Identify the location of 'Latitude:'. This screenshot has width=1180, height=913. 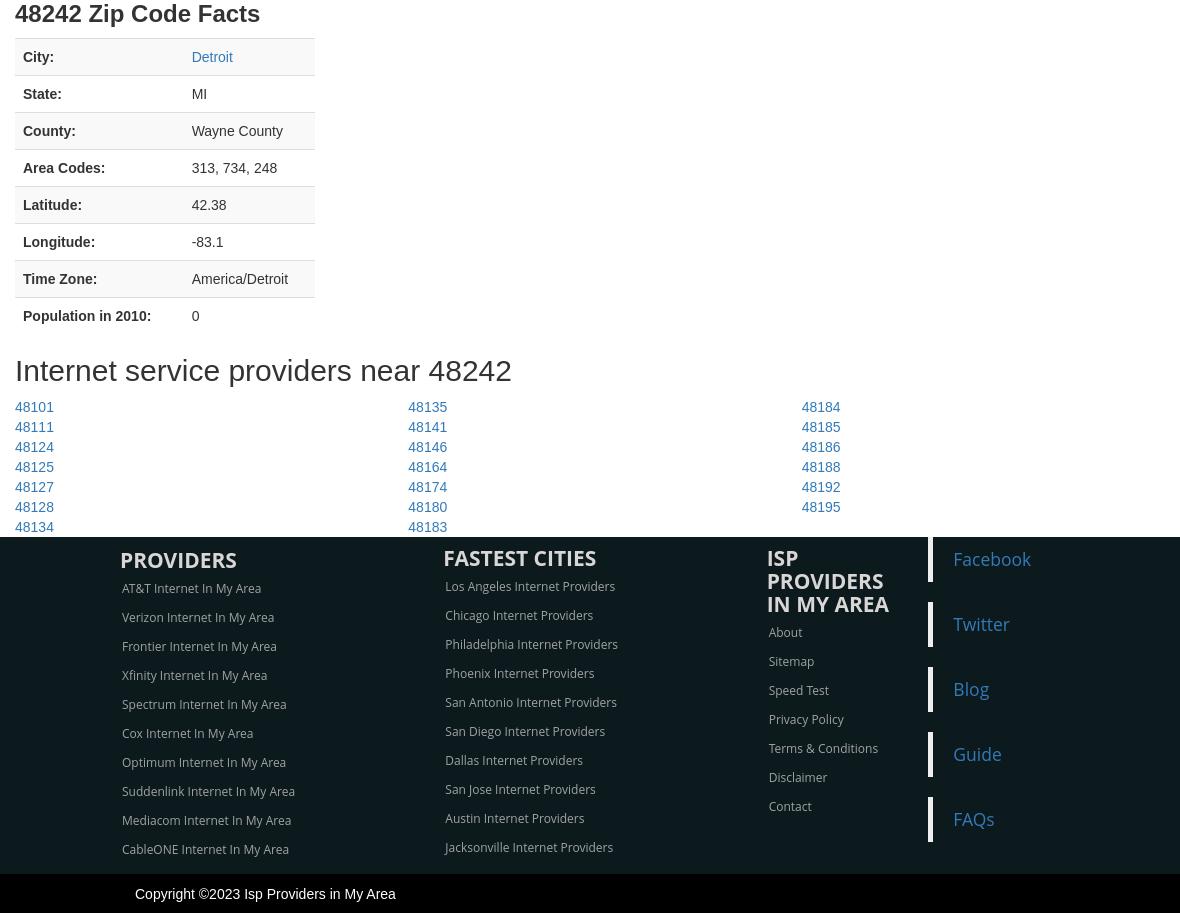
(51, 203).